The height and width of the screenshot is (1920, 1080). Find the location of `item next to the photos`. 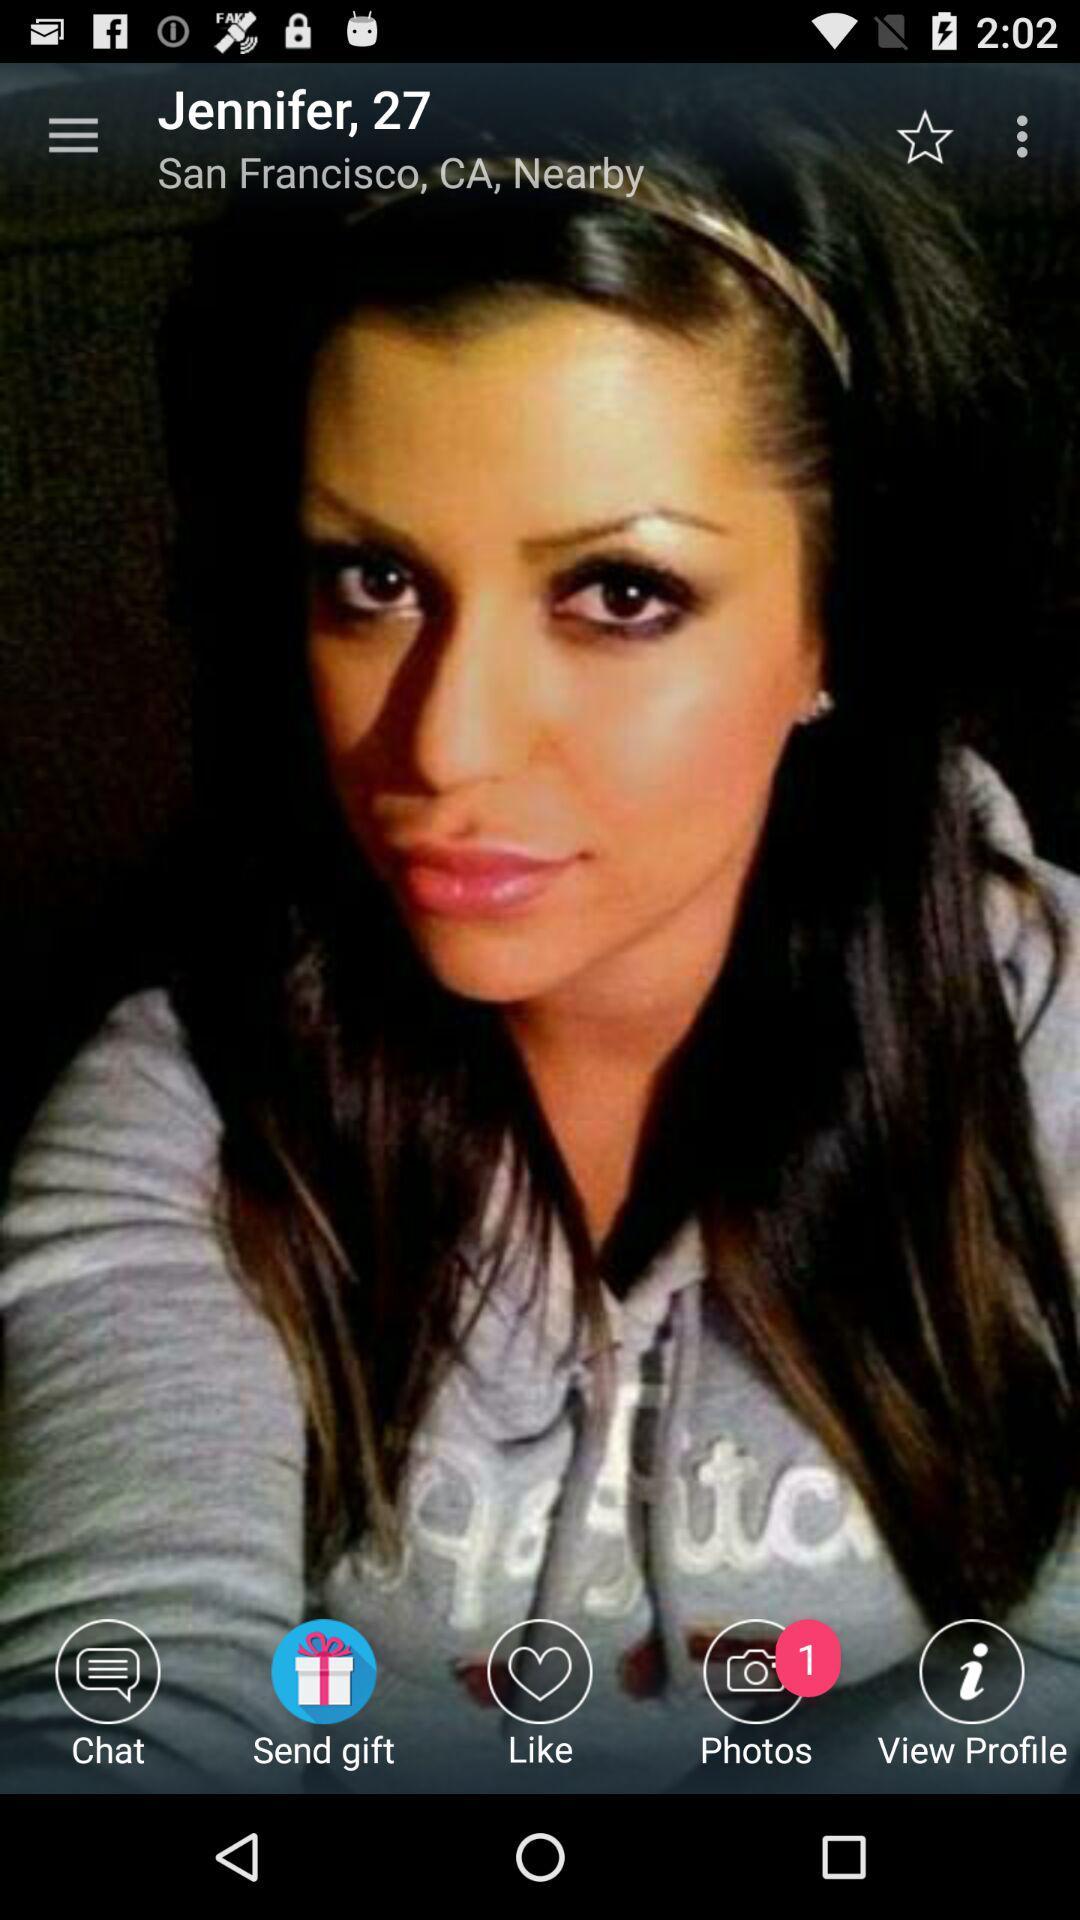

item next to the photos is located at coordinates (540, 1705).